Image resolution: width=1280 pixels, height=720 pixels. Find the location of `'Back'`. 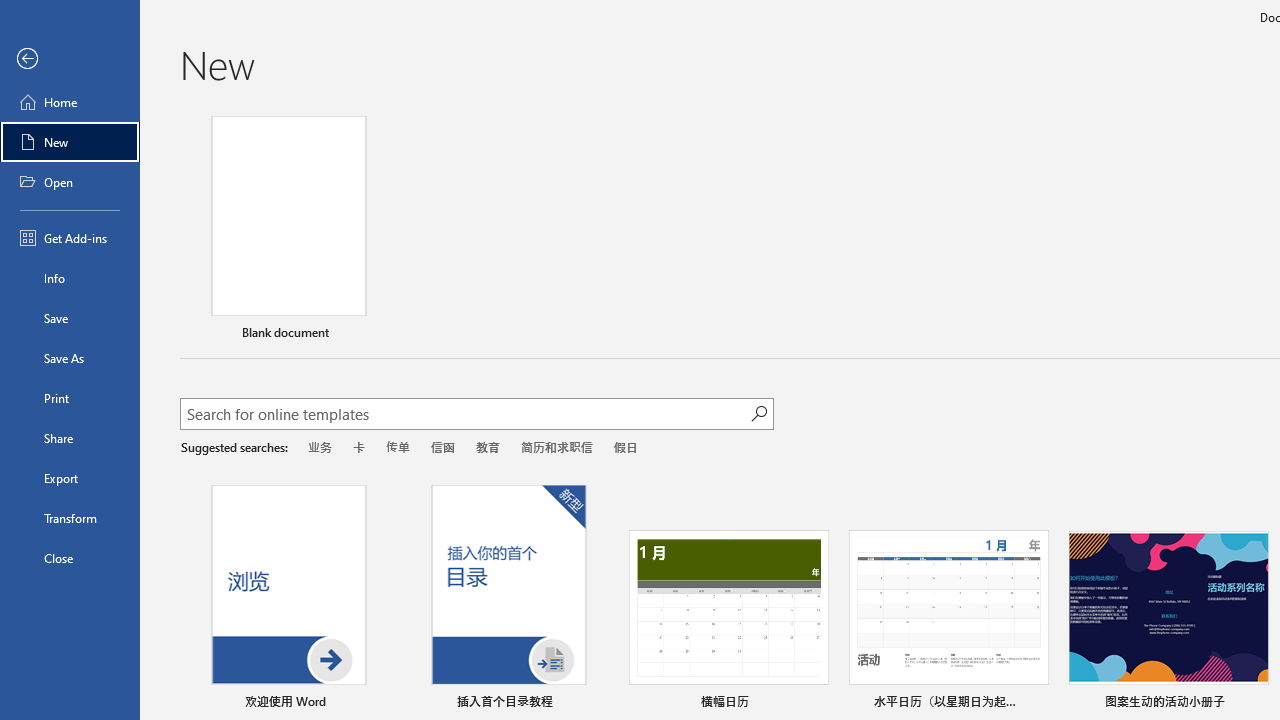

'Back' is located at coordinates (69, 58).